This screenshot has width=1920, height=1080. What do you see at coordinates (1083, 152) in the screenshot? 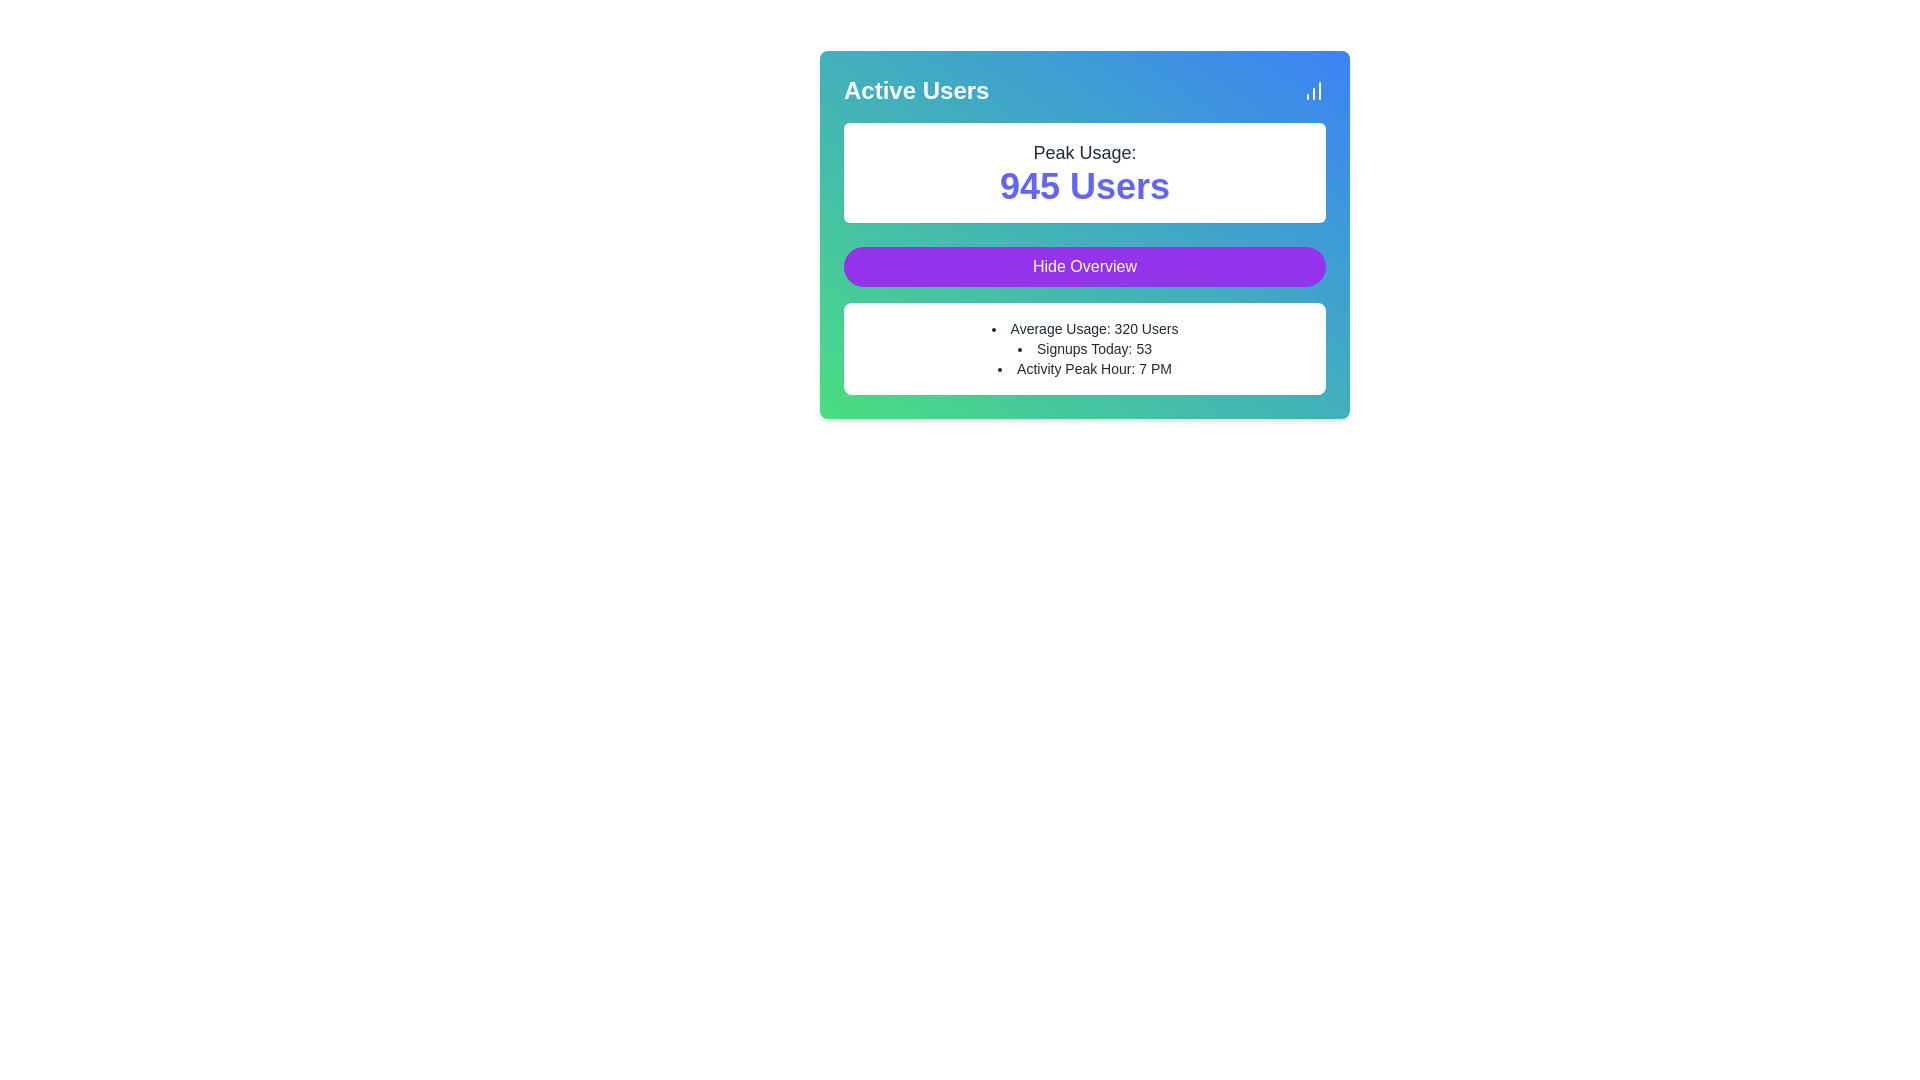
I see `text content of the label 'Peak Usage:' which is prominently displayed above the numeric value '945 Users' in a white box` at bounding box center [1083, 152].